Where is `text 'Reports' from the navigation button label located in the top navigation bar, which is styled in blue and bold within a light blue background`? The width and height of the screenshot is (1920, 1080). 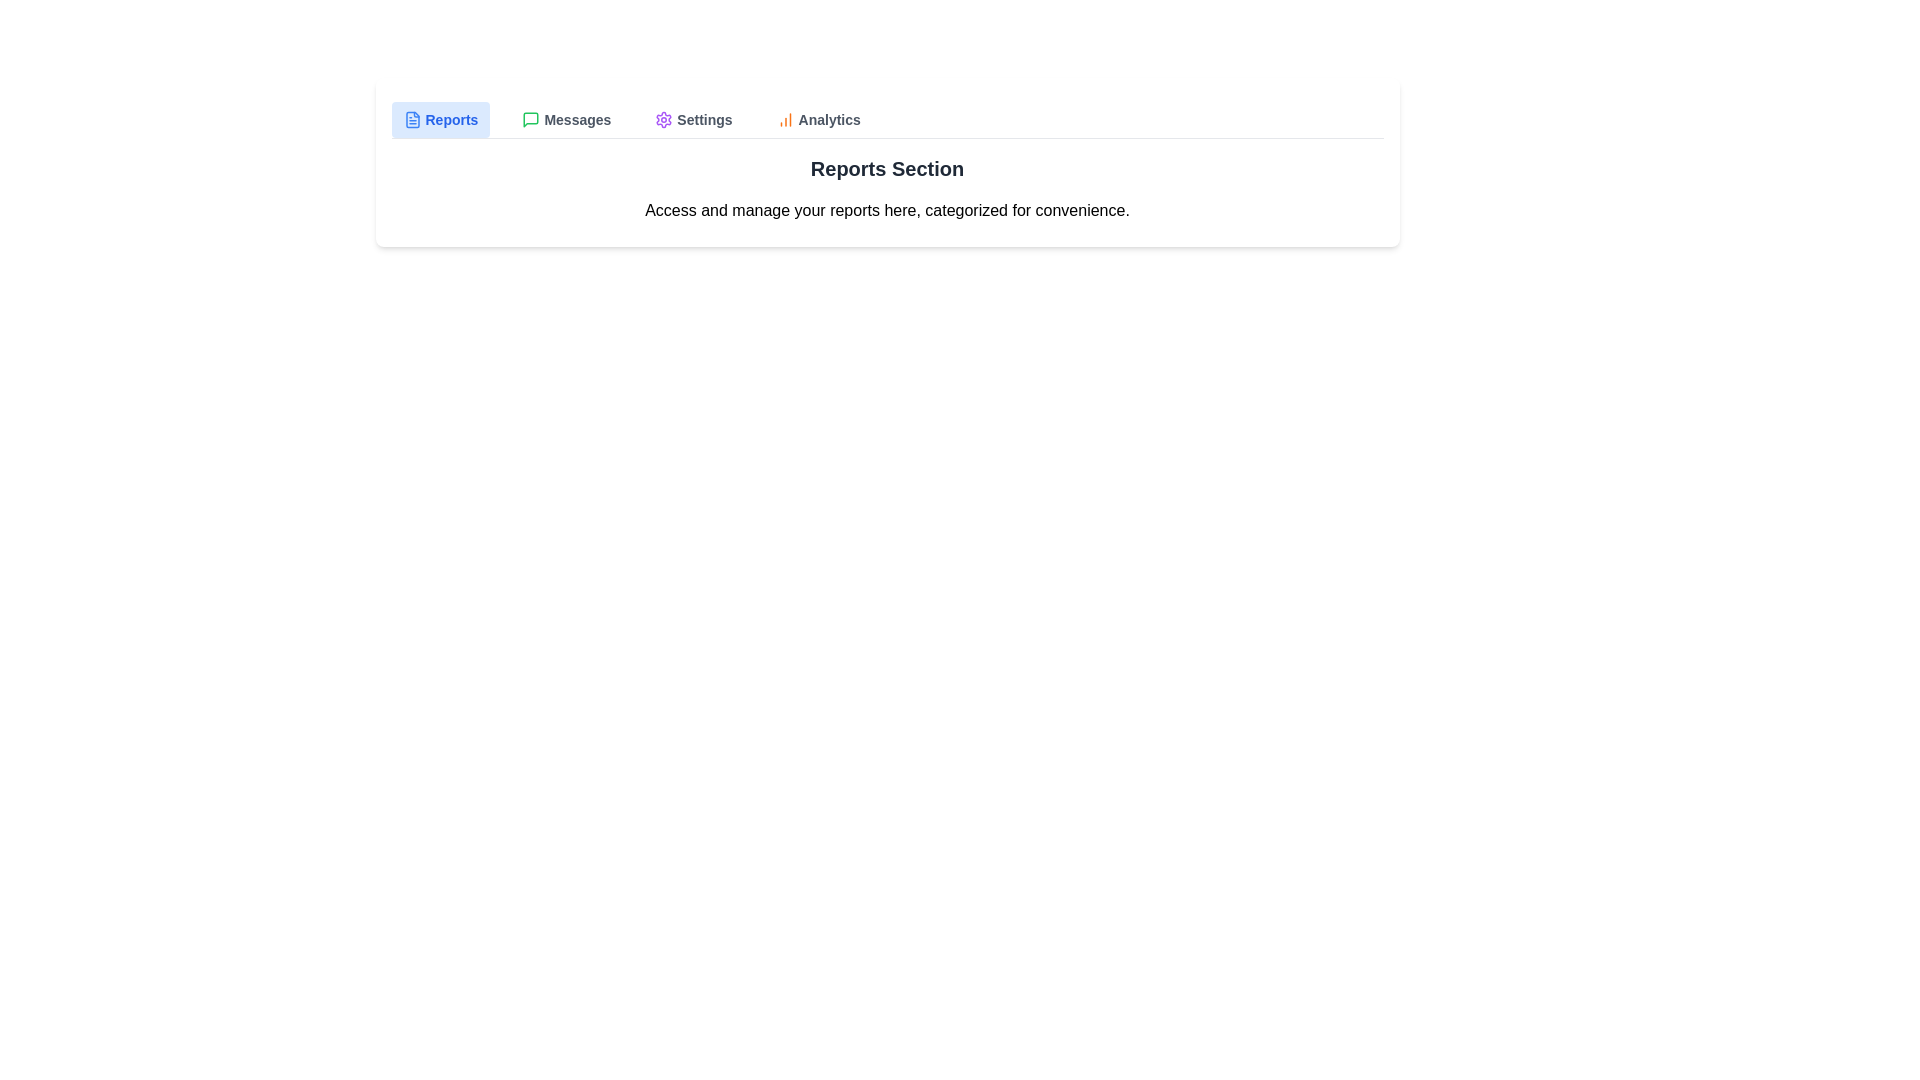
text 'Reports' from the navigation button label located in the top navigation bar, which is styled in blue and bold within a light blue background is located at coordinates (450, 119).